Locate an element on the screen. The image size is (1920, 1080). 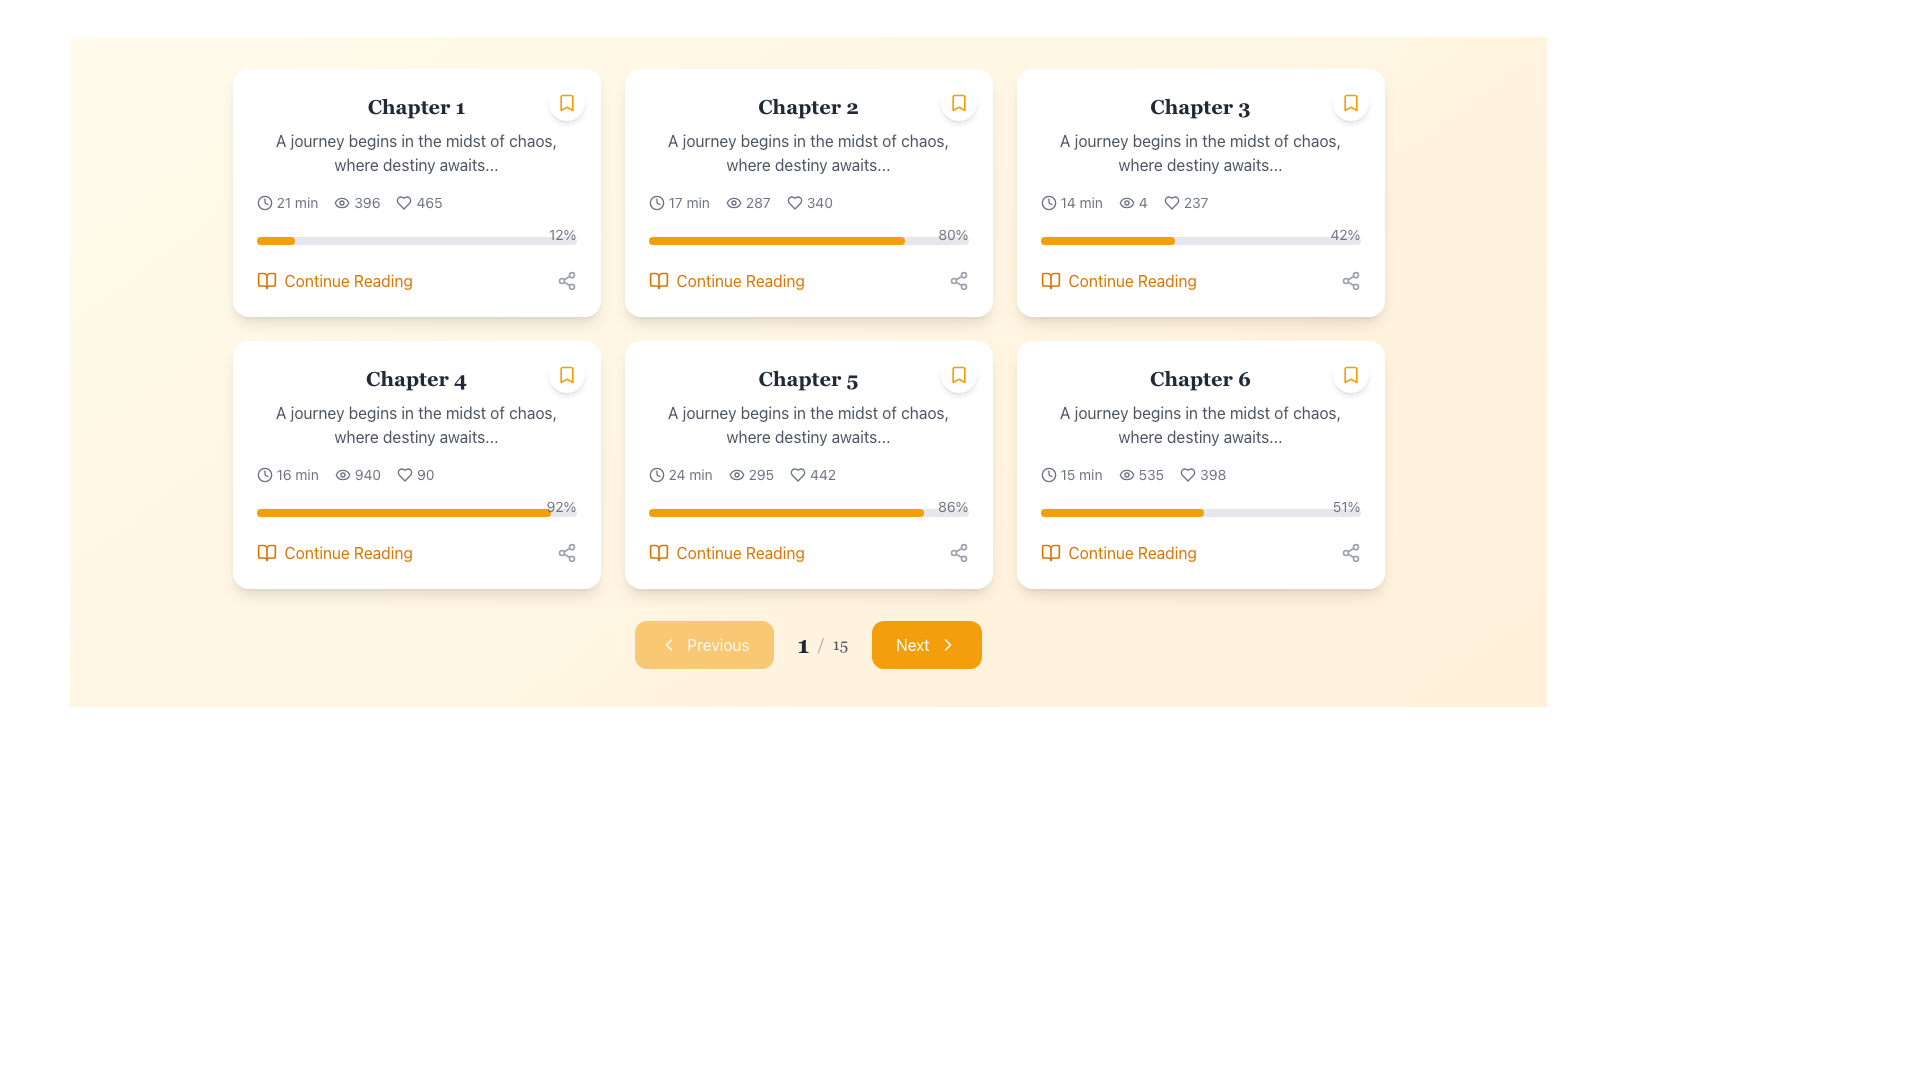
the horizontal progress bar with a gray background and an orange-filled section located in the third chapter card of a 2x3 grid layout, positioned centrally near the bottom of the card is located at coordinates (1200, 239).